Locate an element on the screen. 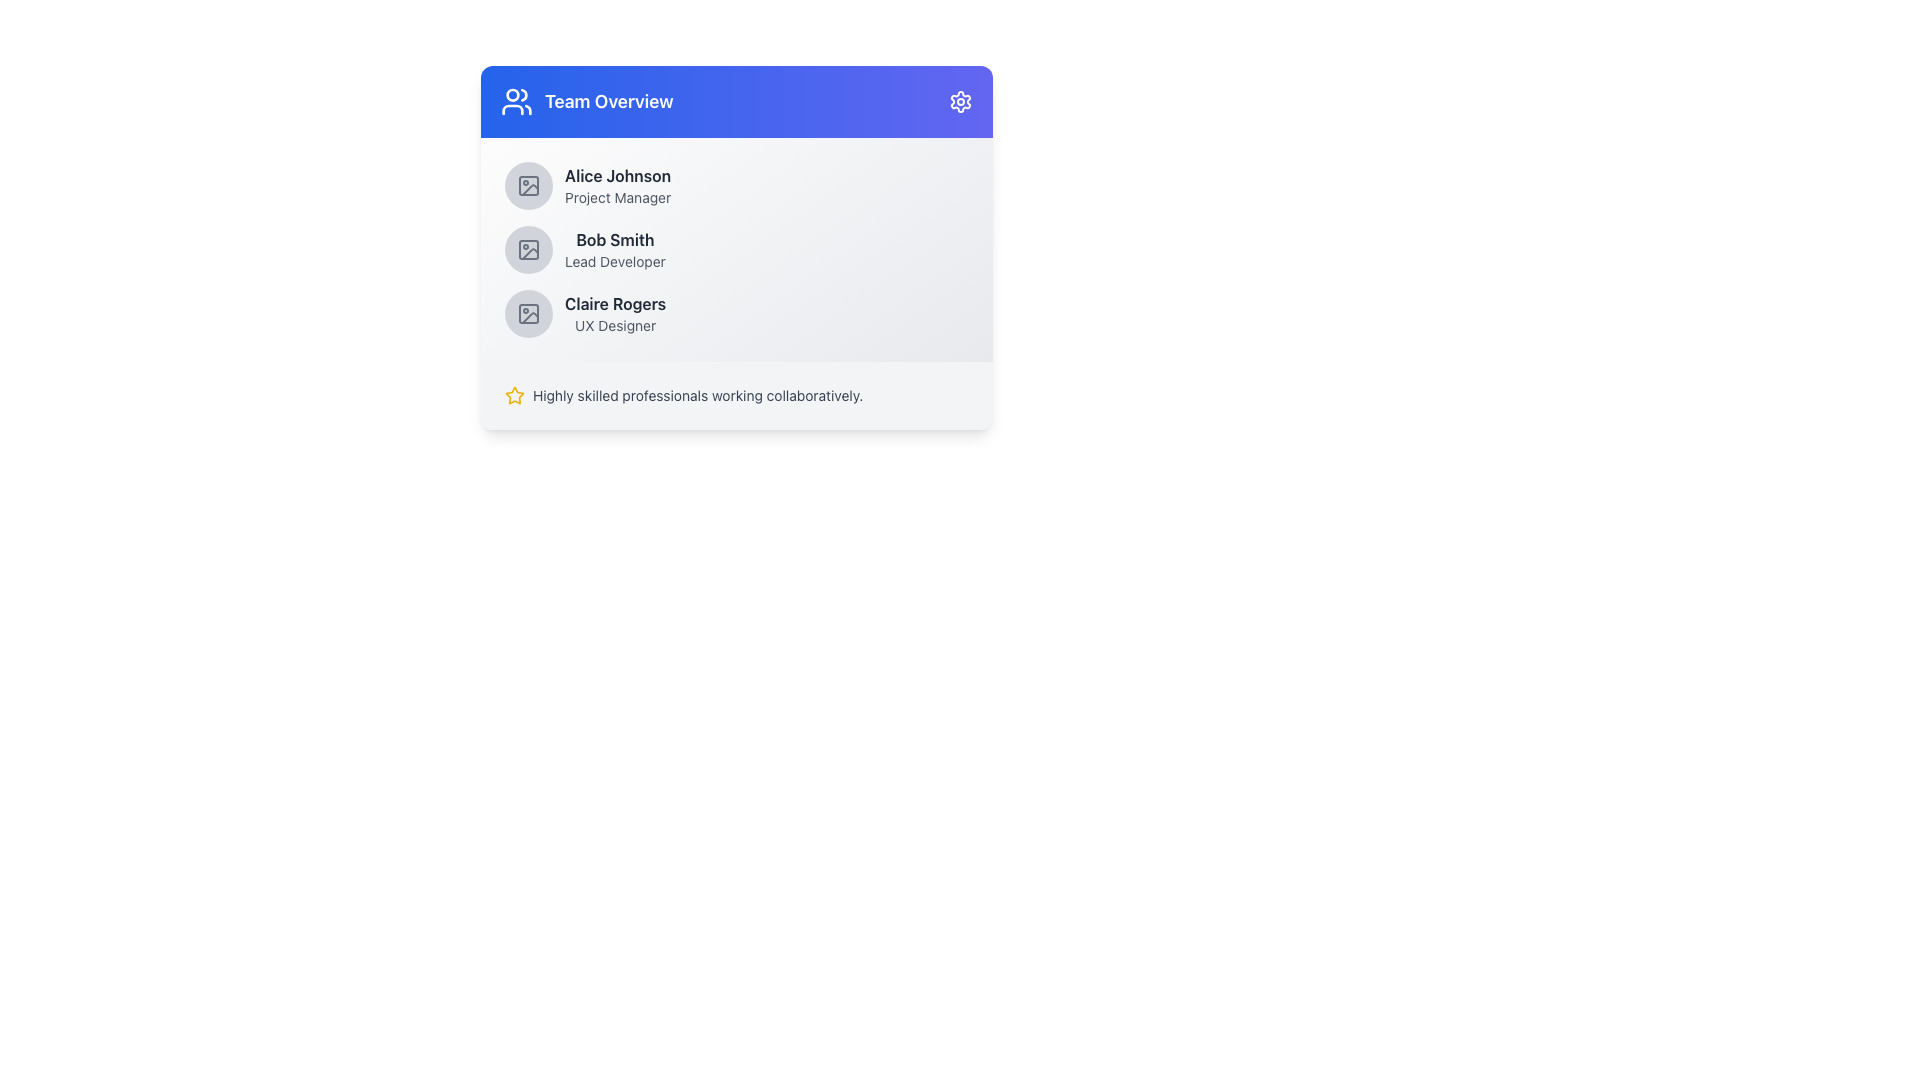  the 'Team Overview' header, which is styled in bold font and has a graphical icon representing a group of individuals, to focus on it is located at coordinates (586, 101).